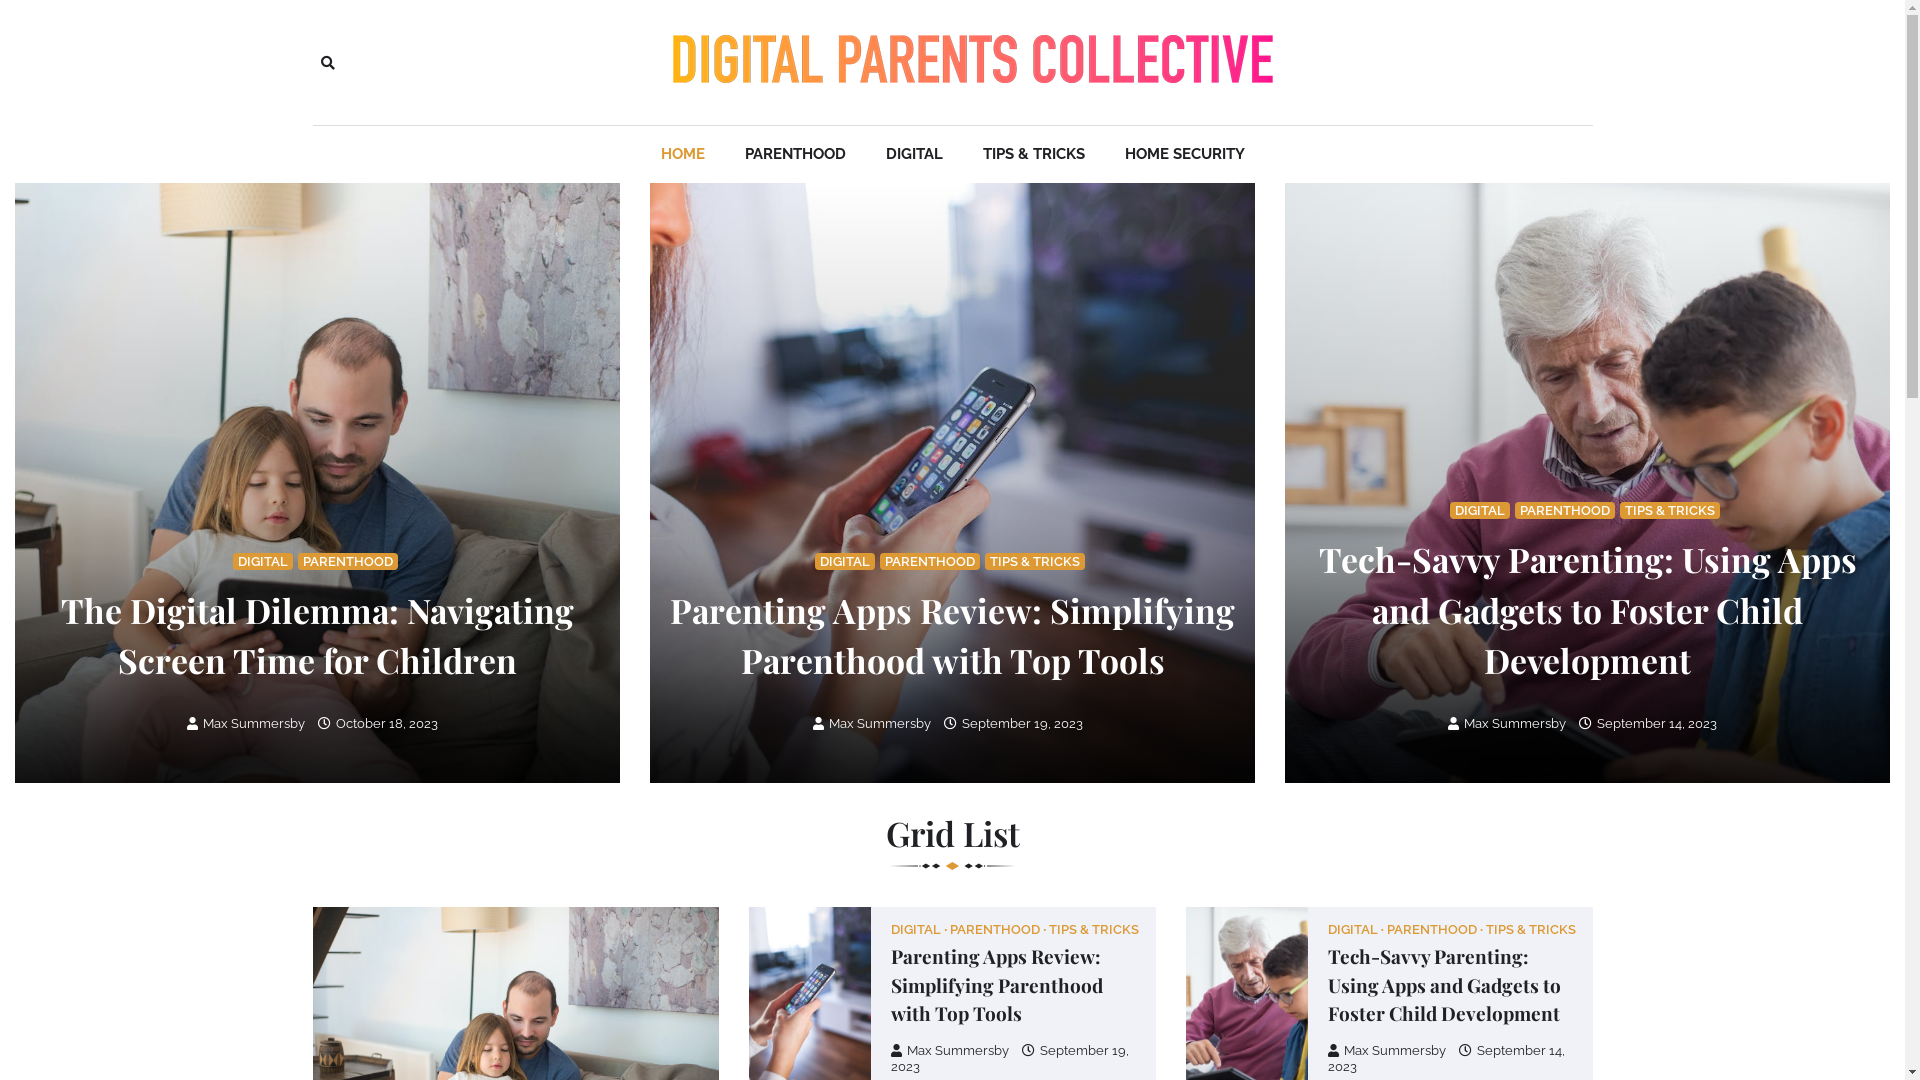 The image size is (1920, 1080). I want to click on 'DIGITAL', so click(1356, 929).